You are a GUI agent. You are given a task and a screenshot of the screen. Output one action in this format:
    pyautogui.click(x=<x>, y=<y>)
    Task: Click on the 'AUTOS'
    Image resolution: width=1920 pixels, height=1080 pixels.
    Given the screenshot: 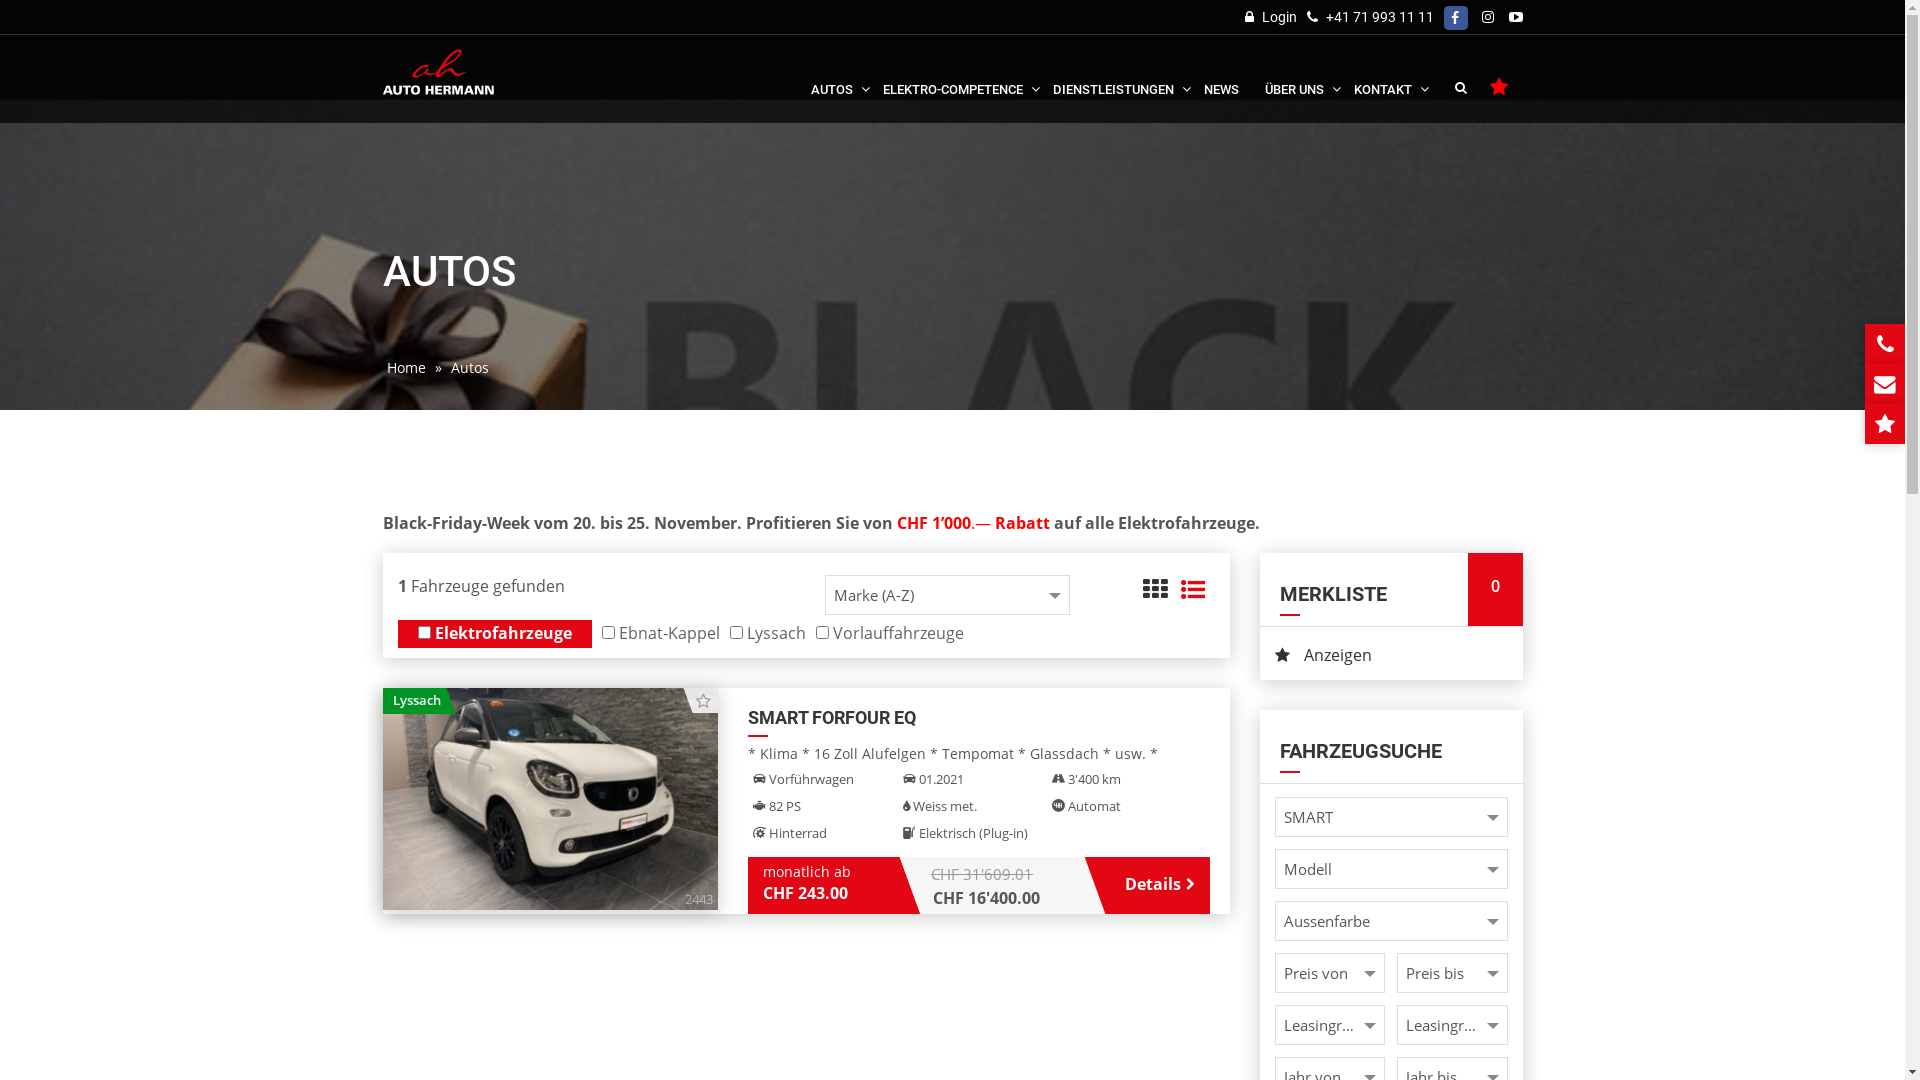 What is the action you would take?
    pyautogui.click(x=834, y=75)
    